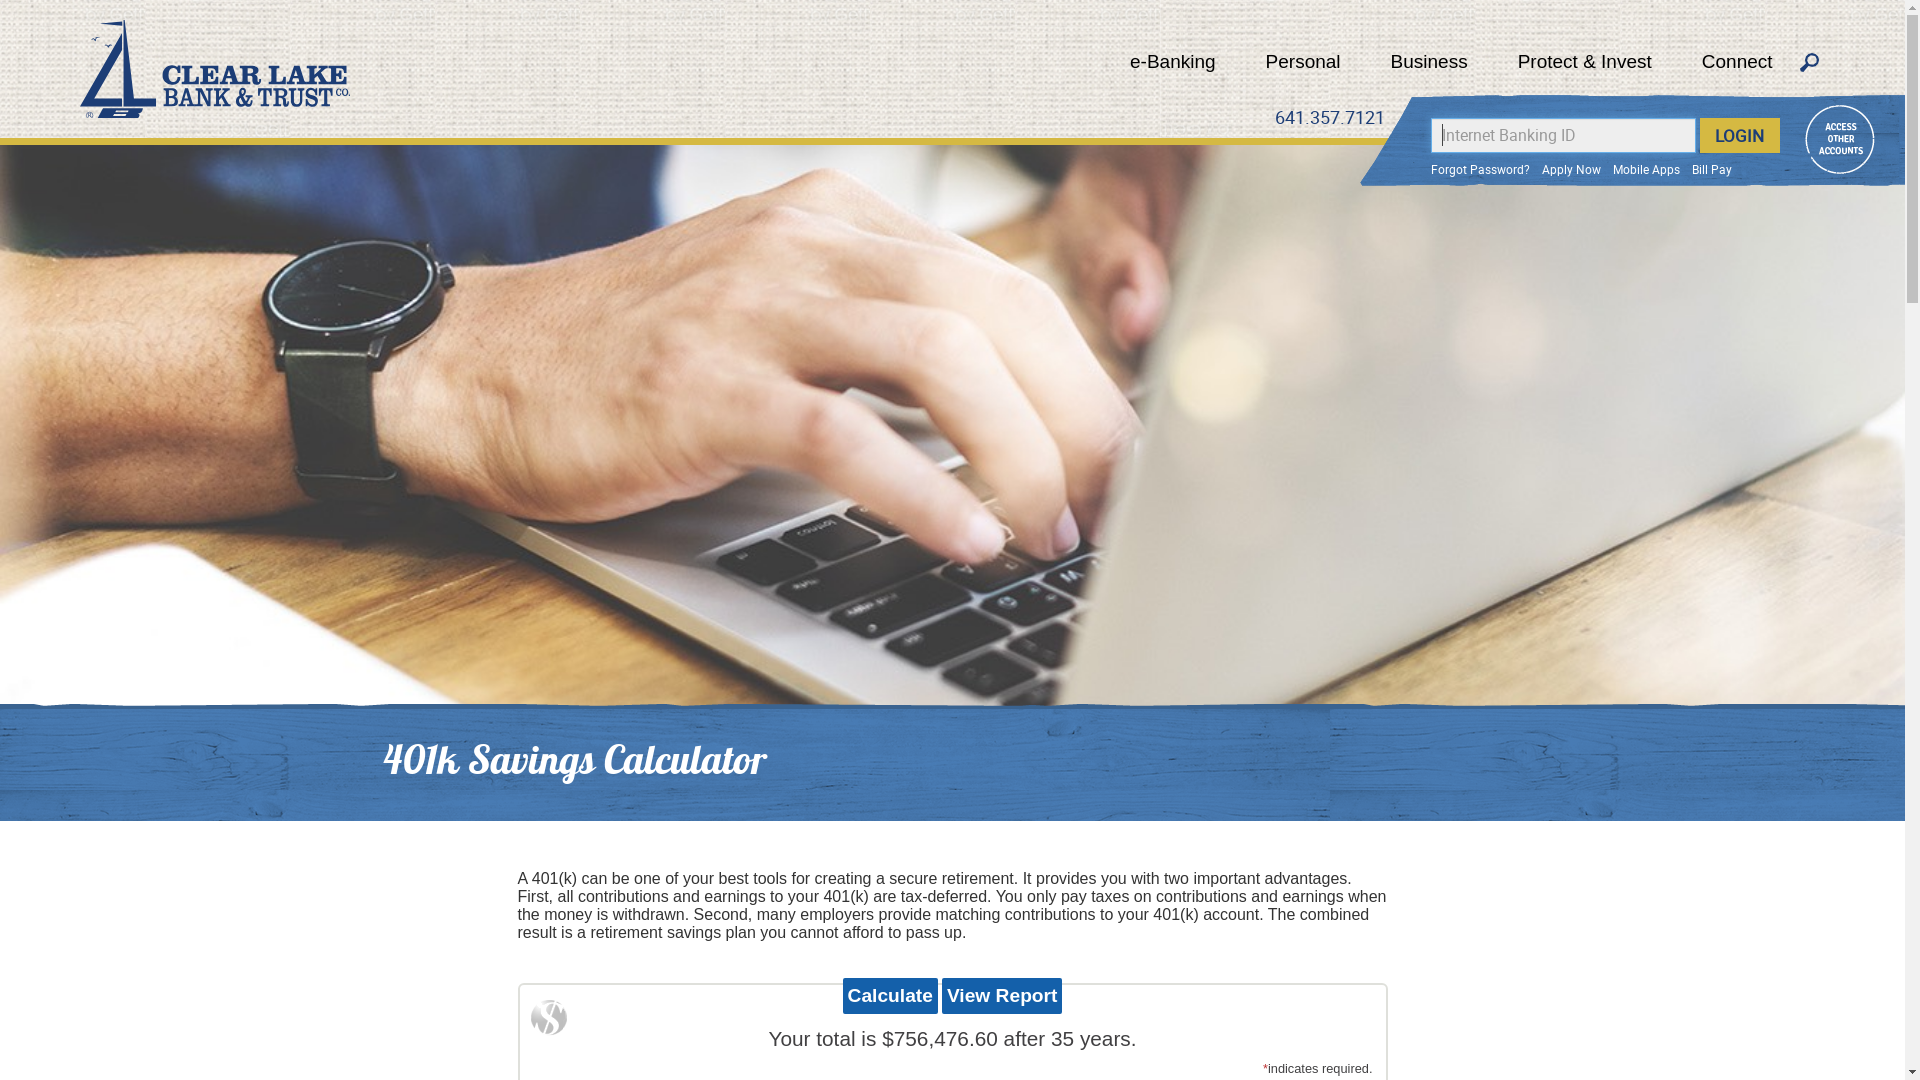  I want to click on 'Mobile Apps', so click(1646, 168).